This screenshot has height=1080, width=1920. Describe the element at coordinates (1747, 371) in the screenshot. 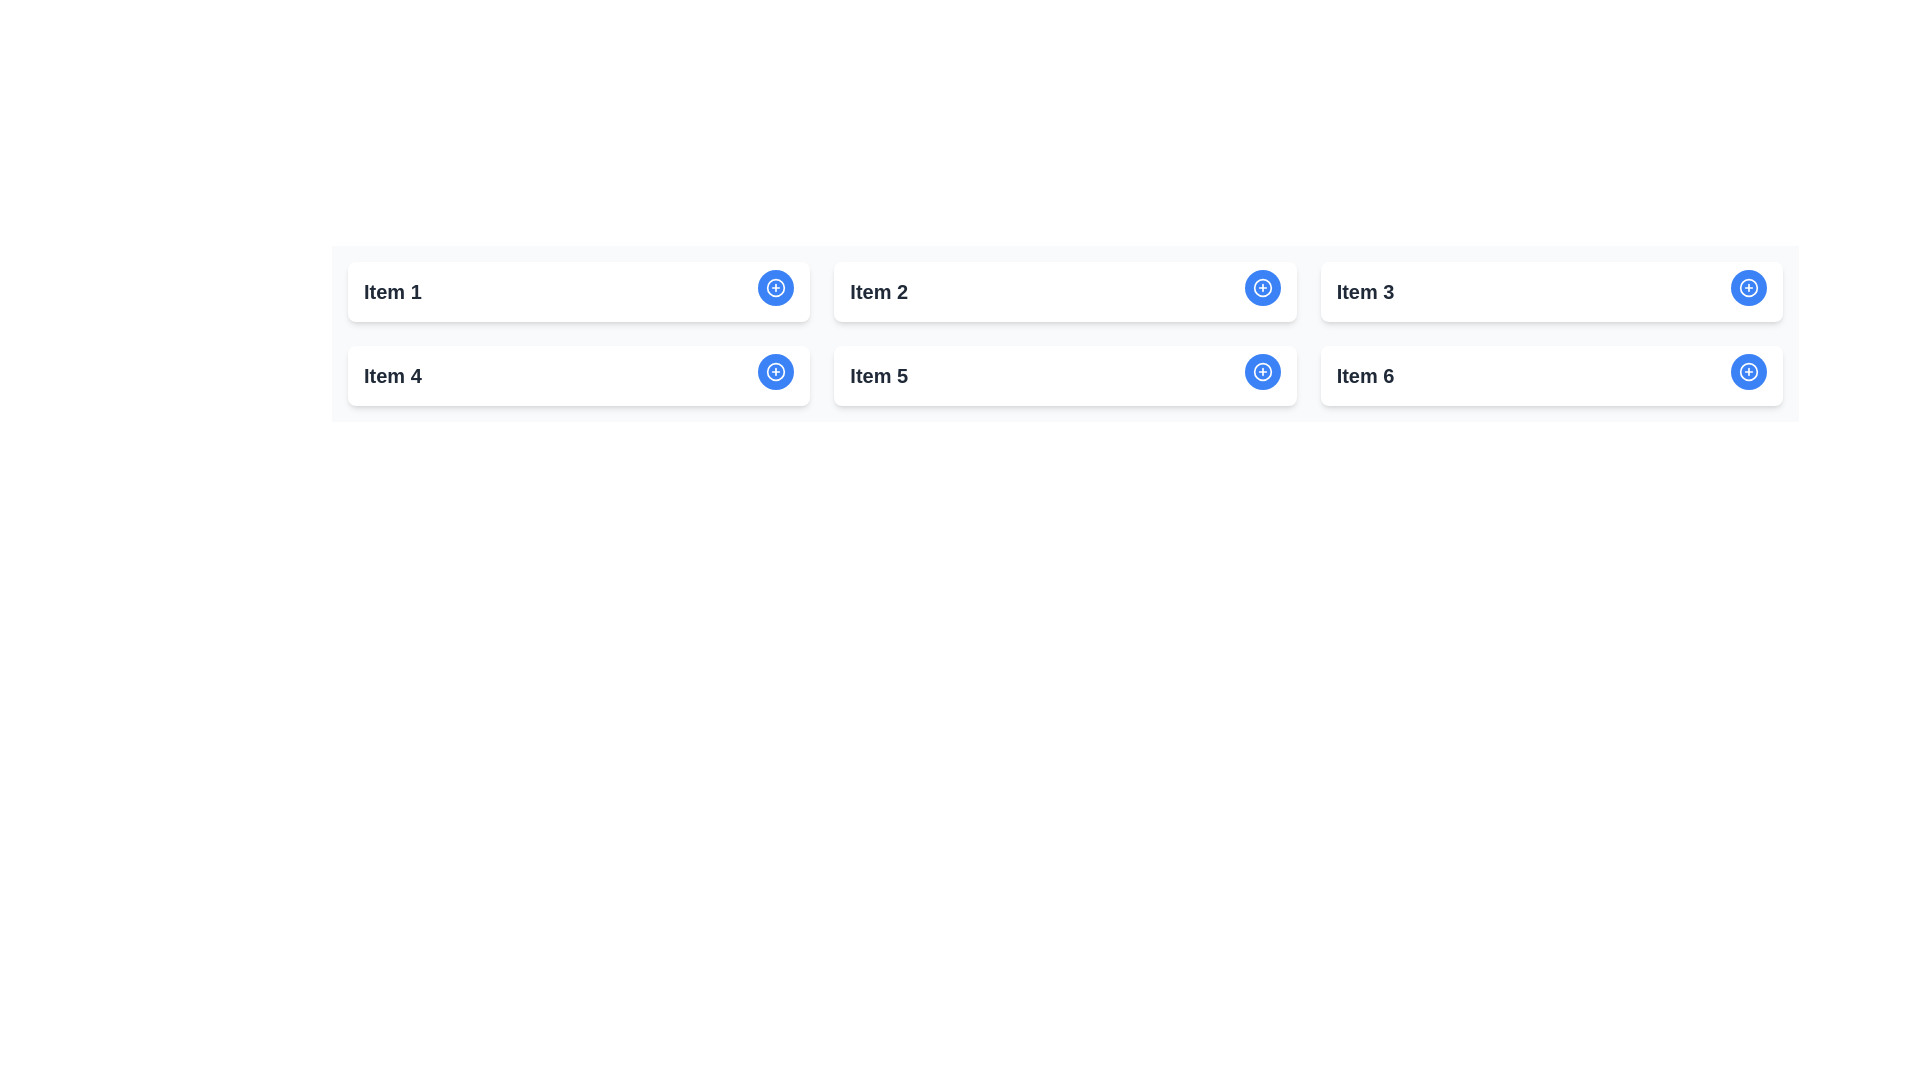

I see `the circular blue button with a white plus symbol located in the bottom-right of the 'Item 6' card` at that location.